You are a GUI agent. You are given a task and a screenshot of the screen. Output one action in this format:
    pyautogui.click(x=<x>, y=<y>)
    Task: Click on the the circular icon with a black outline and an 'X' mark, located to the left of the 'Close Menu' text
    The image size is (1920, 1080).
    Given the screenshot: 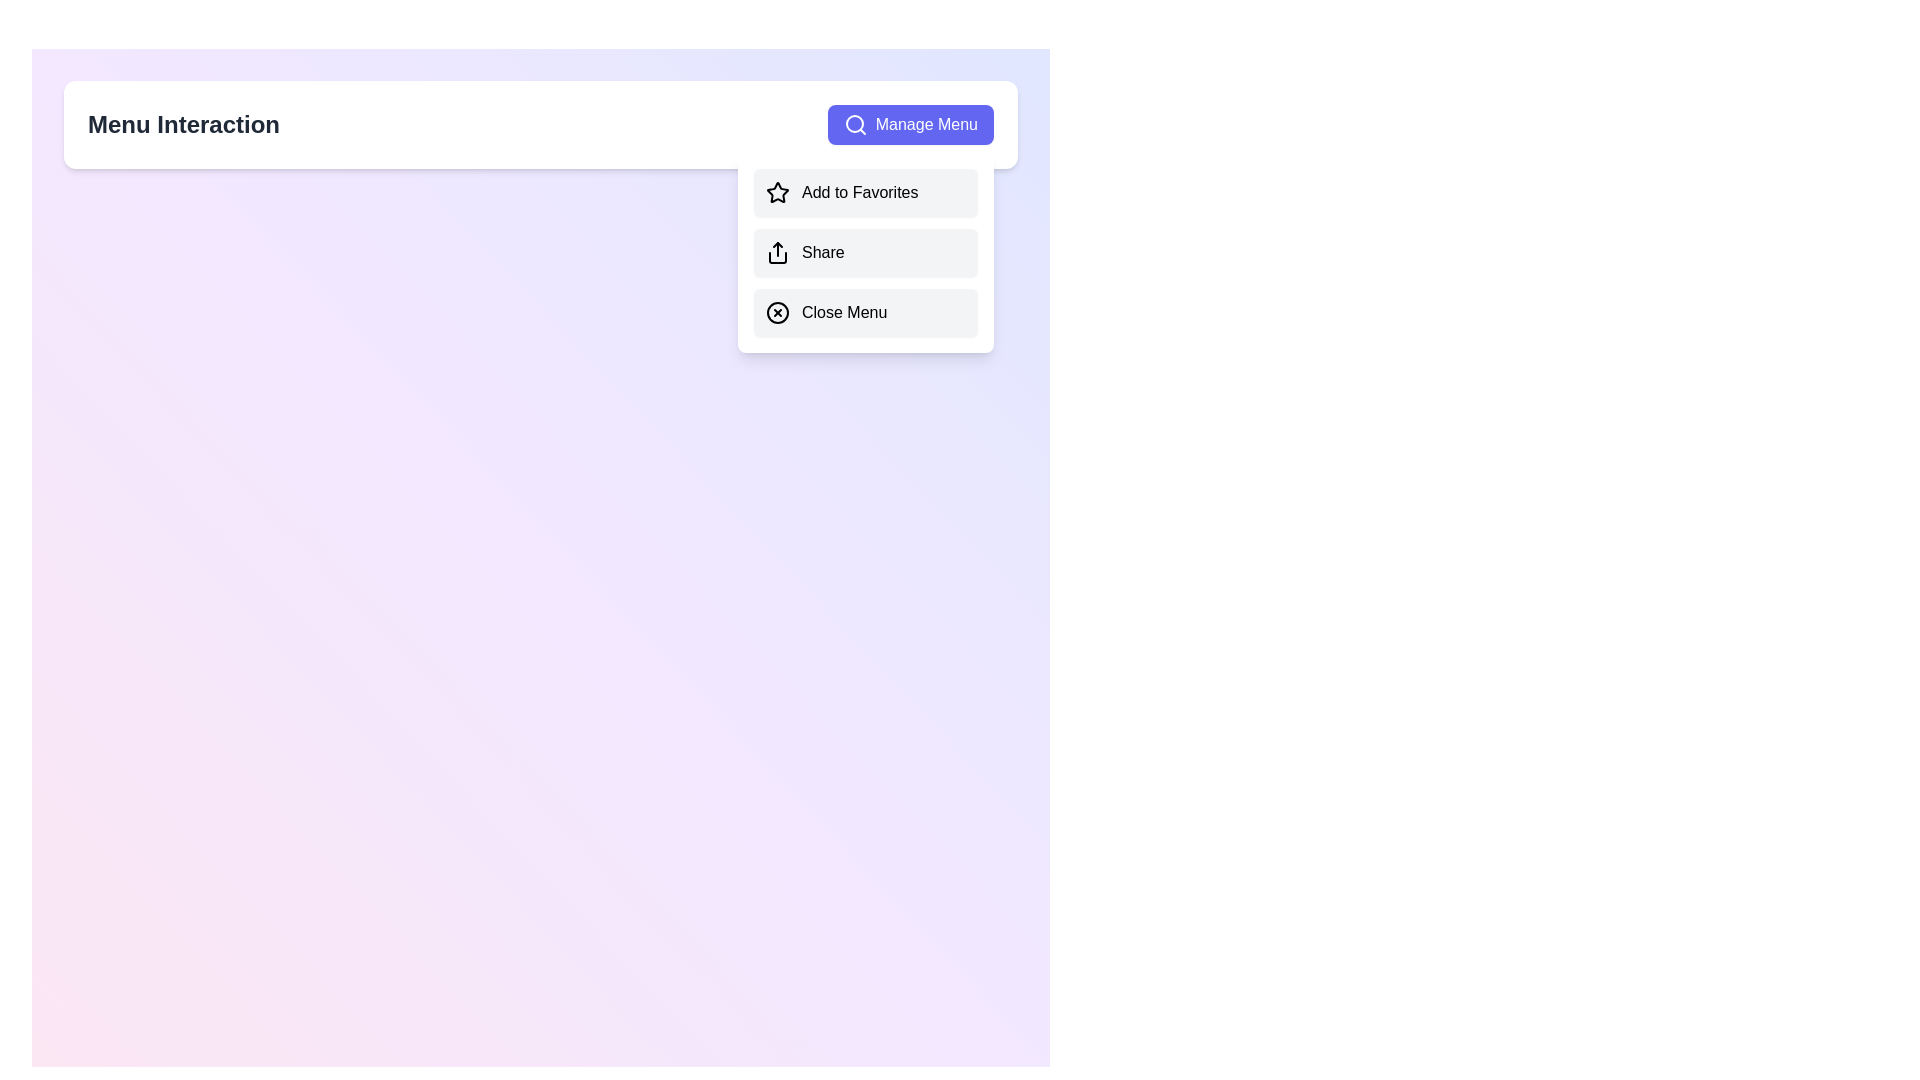 What is the action you would take?
    pyautogui.click(x=776, y=312)
    